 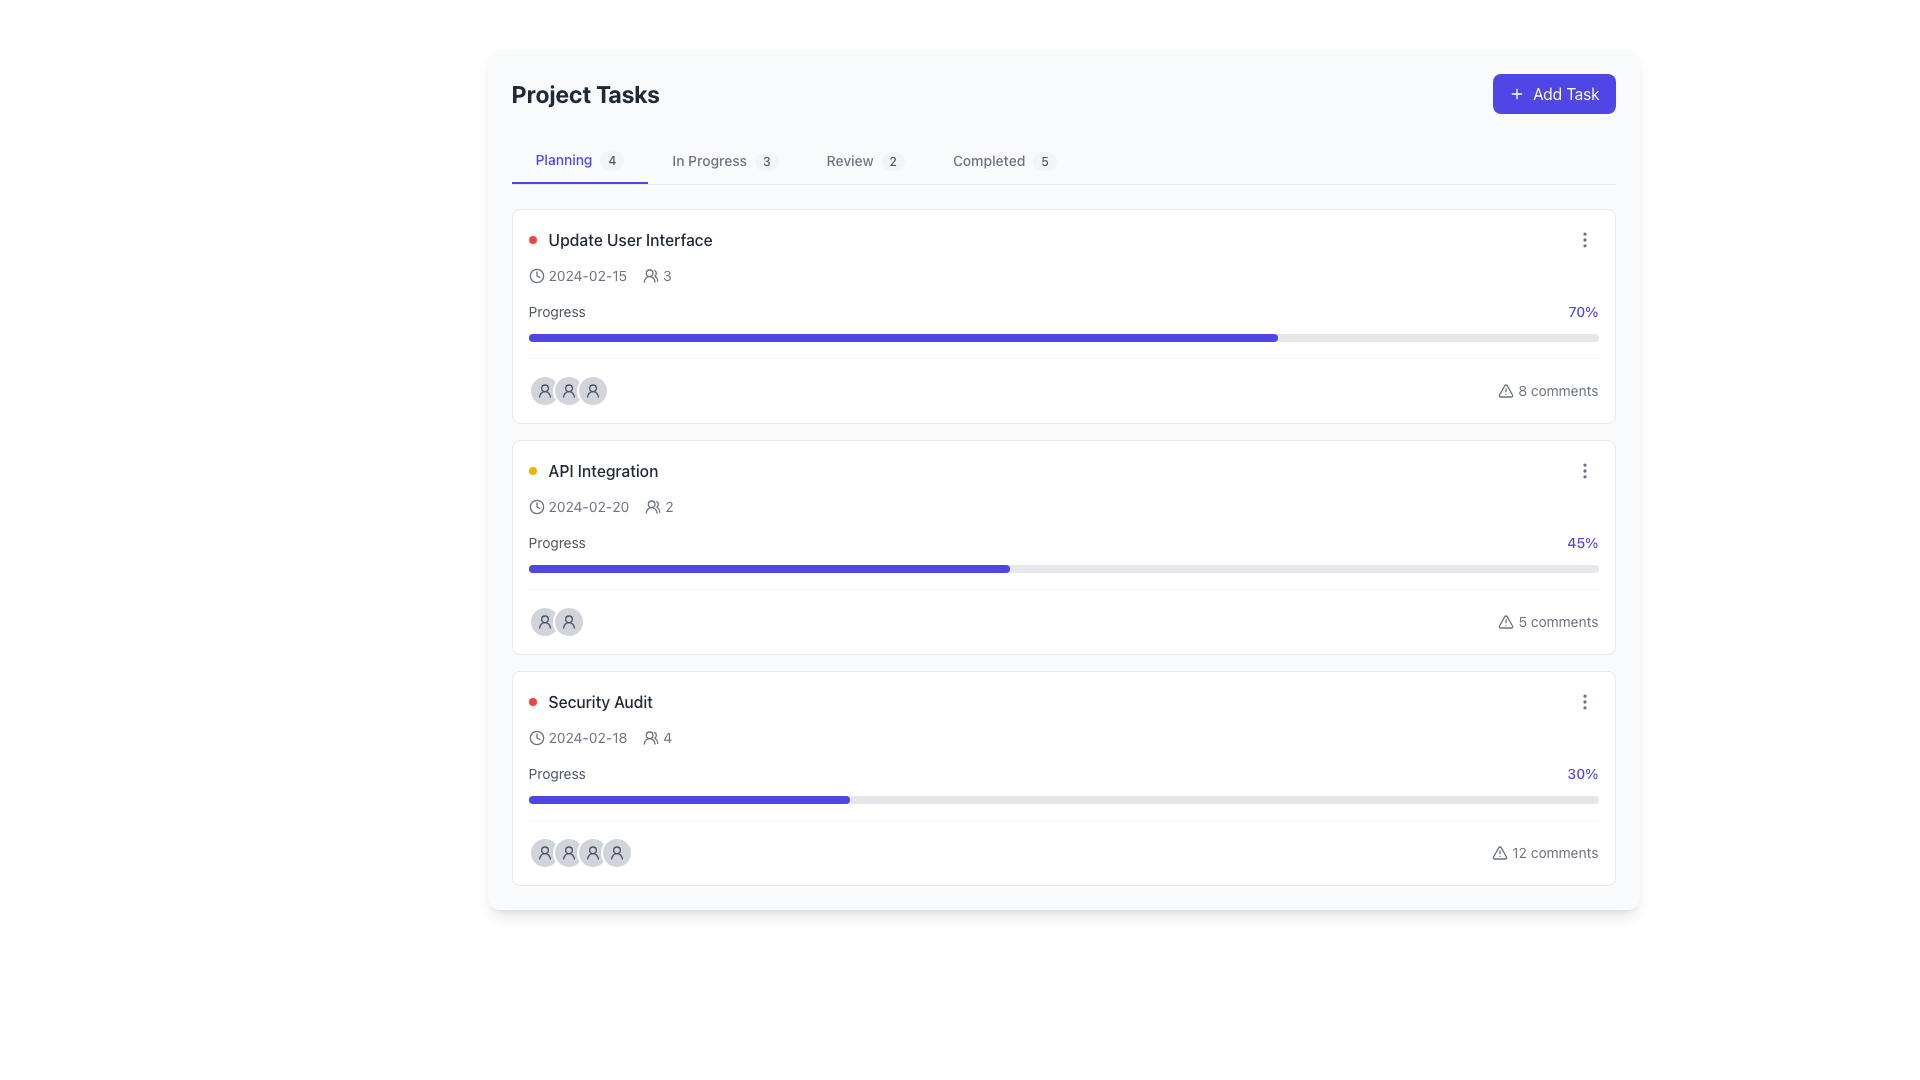 What do you see at coordinates (1582, 773) in the screenshot?
I see `the static text displaying the percentage value '30%' styled in bold indigo color, located on the far-right side of the task card, alongside the progress indicator bar` at bounding box center [1582, 773].